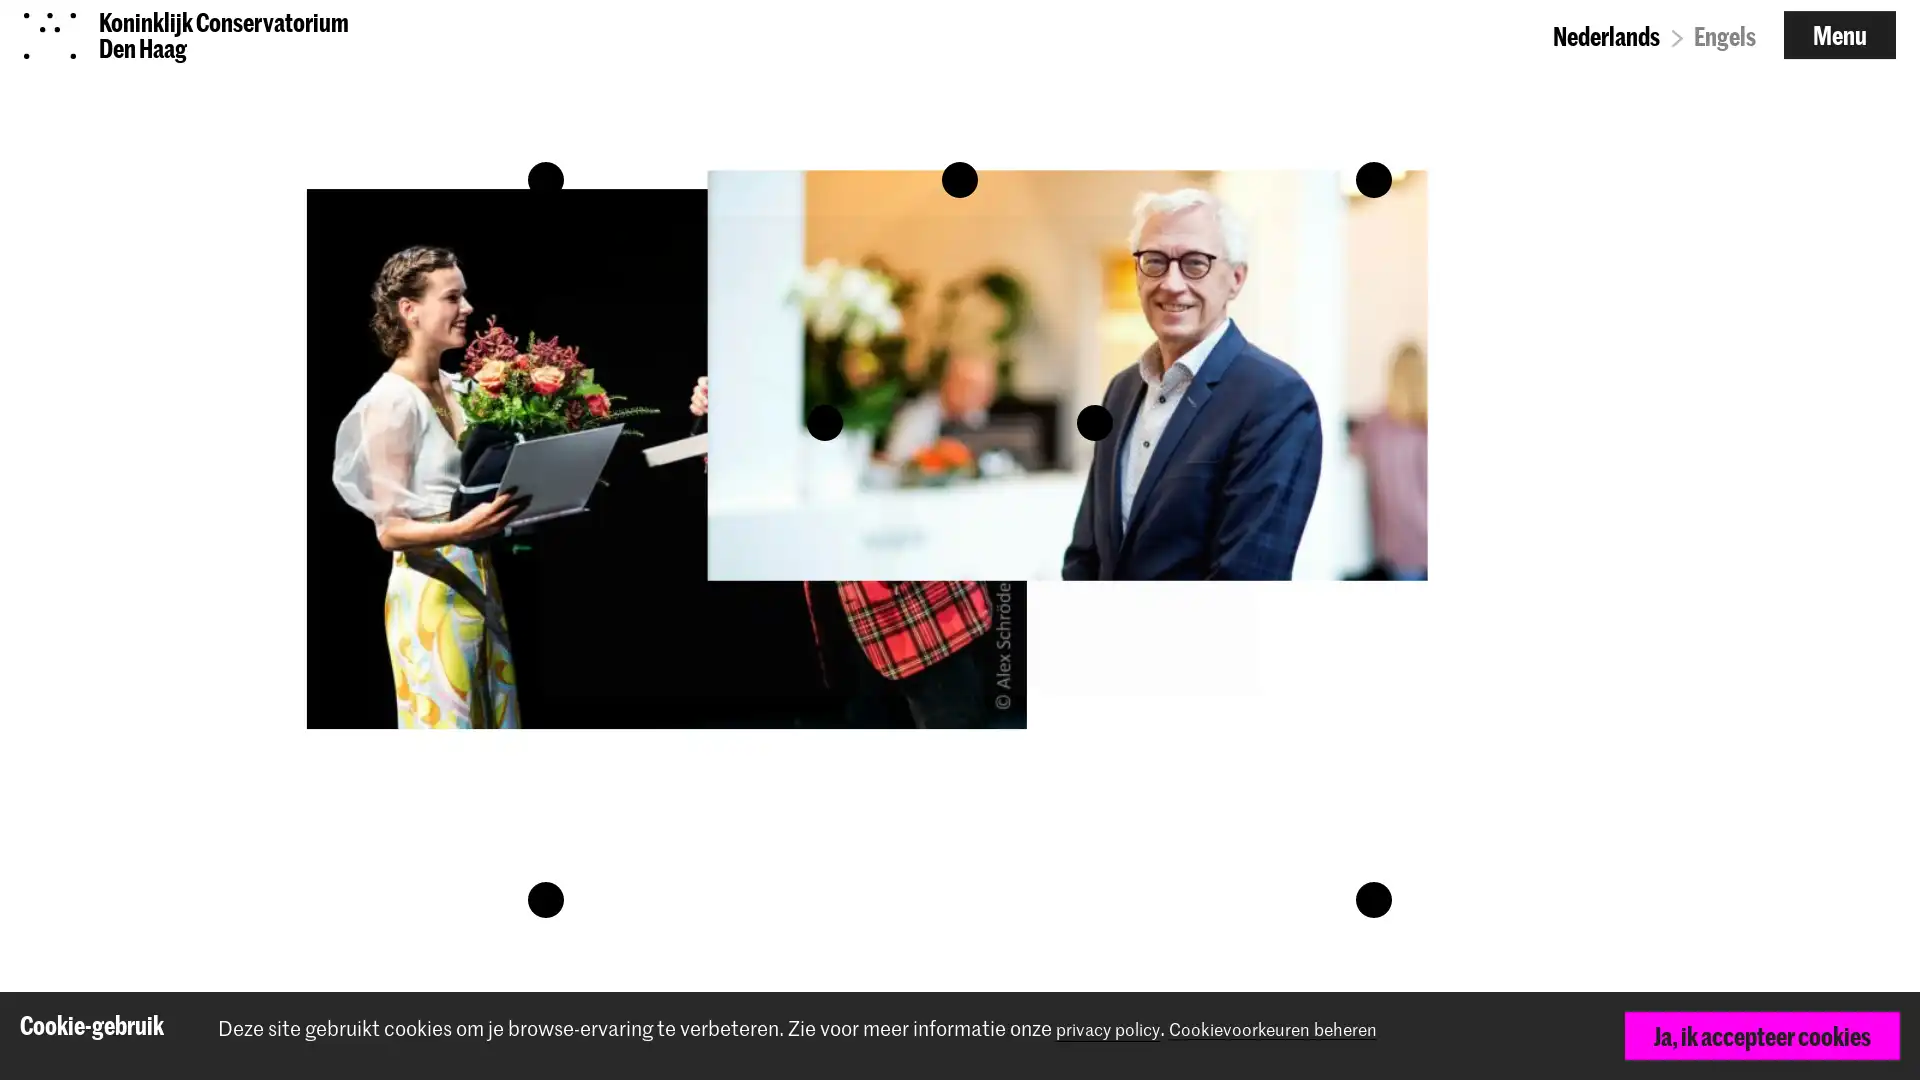 This screenshot has height=1080, width=1920. What do you see at coordinates (1761, 1035) in the screenshot?
I see `Ja, ik accepteer cookies` at bounding box center [1761, 1035].